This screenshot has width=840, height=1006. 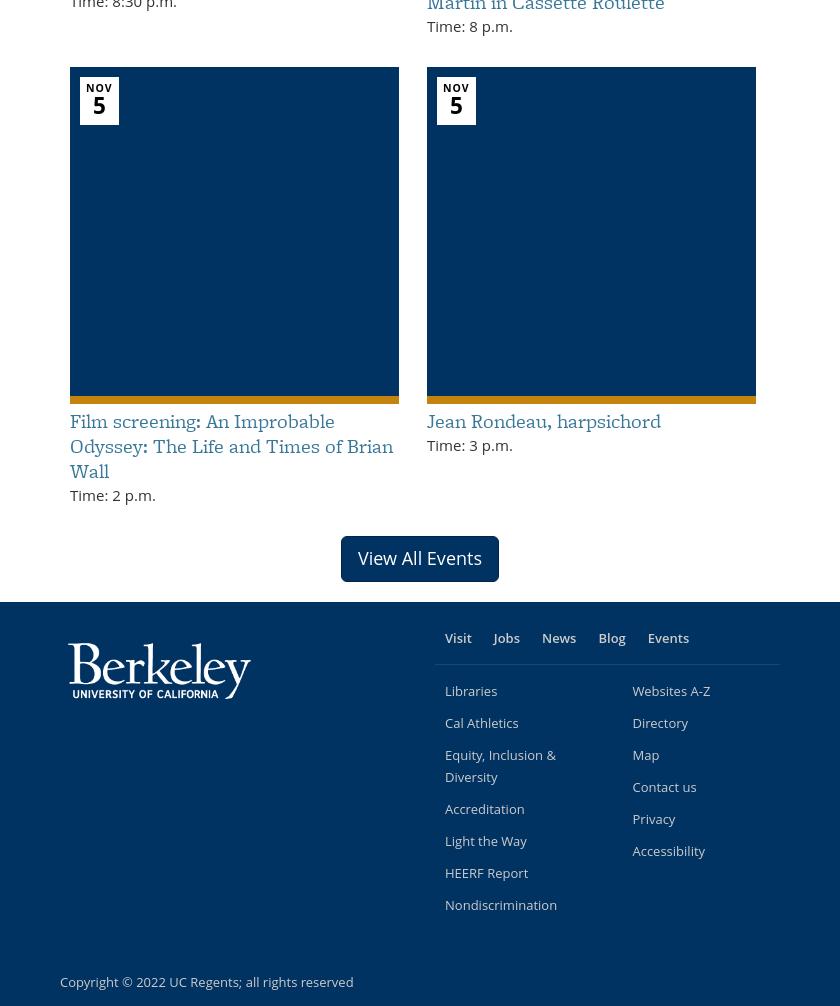 I want to click on 'Directory', so click(x=659, y=722).